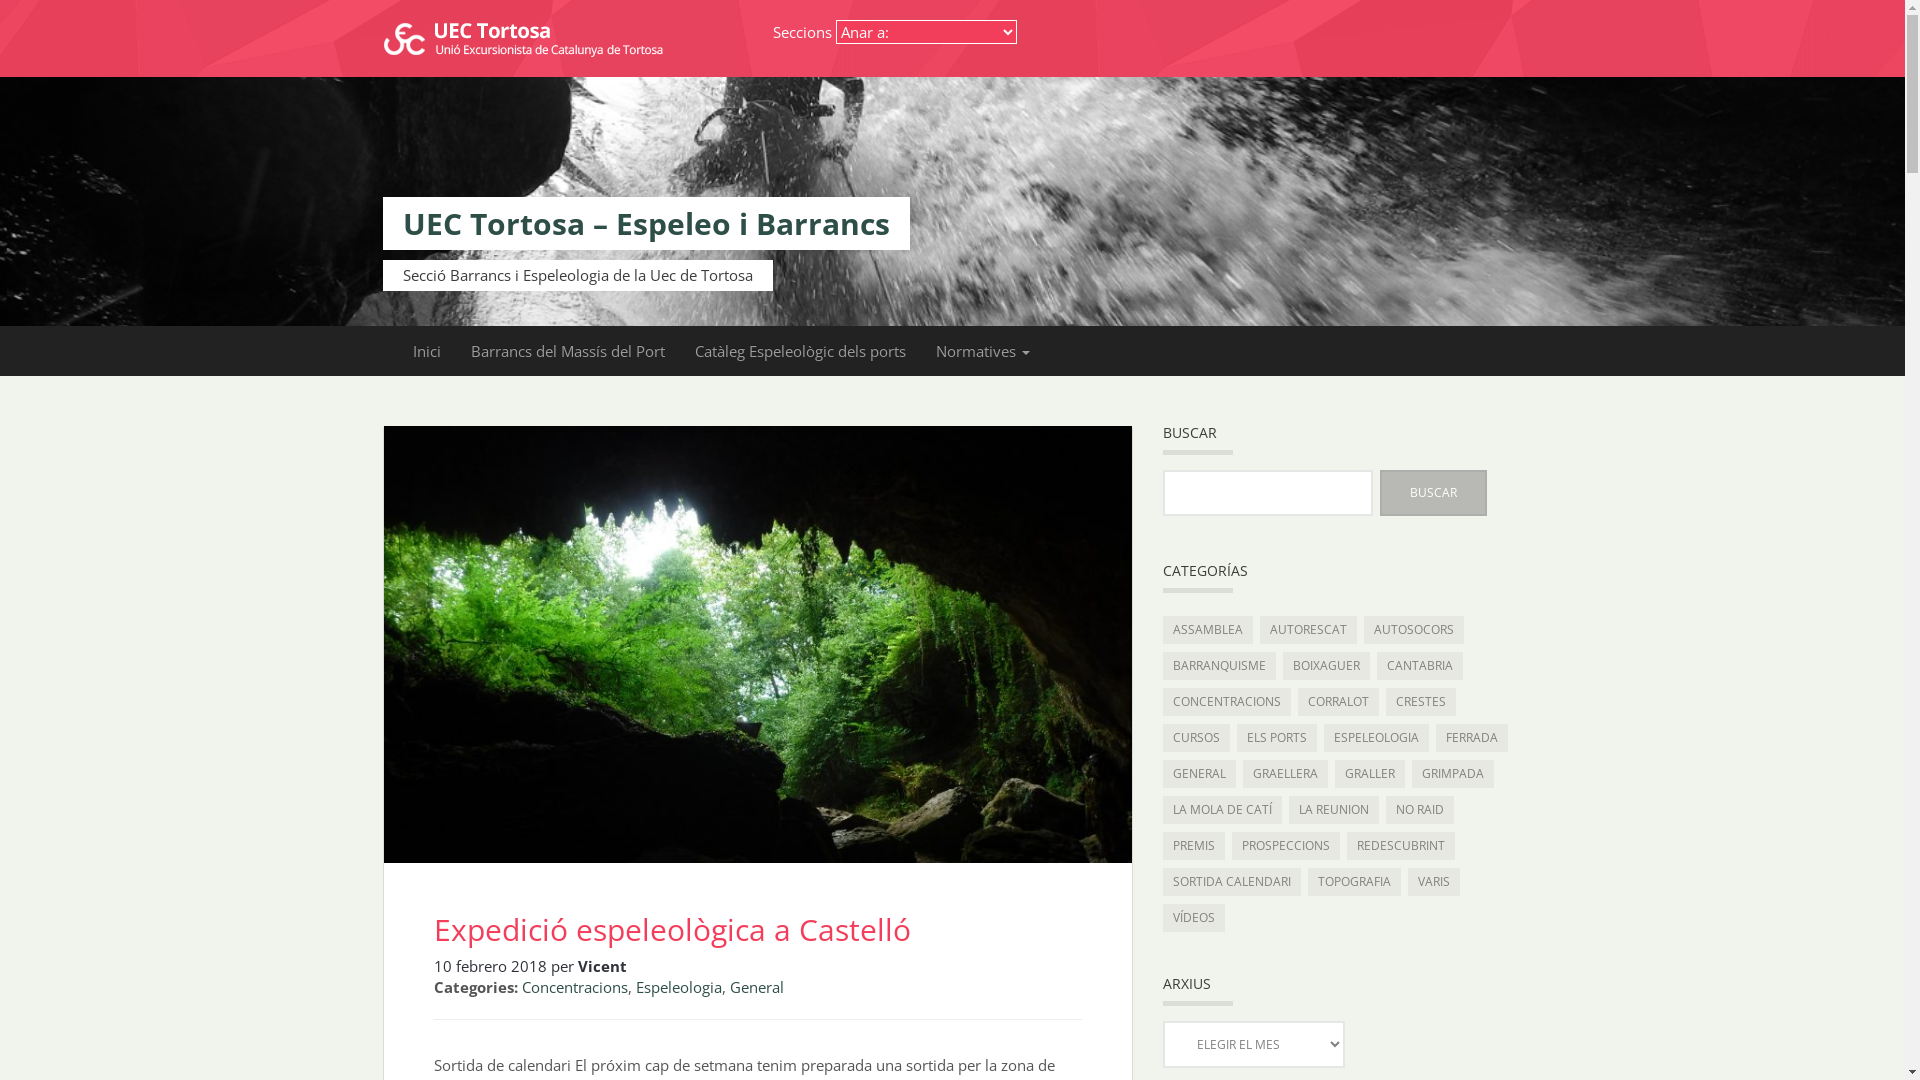 The width and height of the screenshot is (1920, 1080). I want to click on 'AUTORESCAT', so click(1308, 628).